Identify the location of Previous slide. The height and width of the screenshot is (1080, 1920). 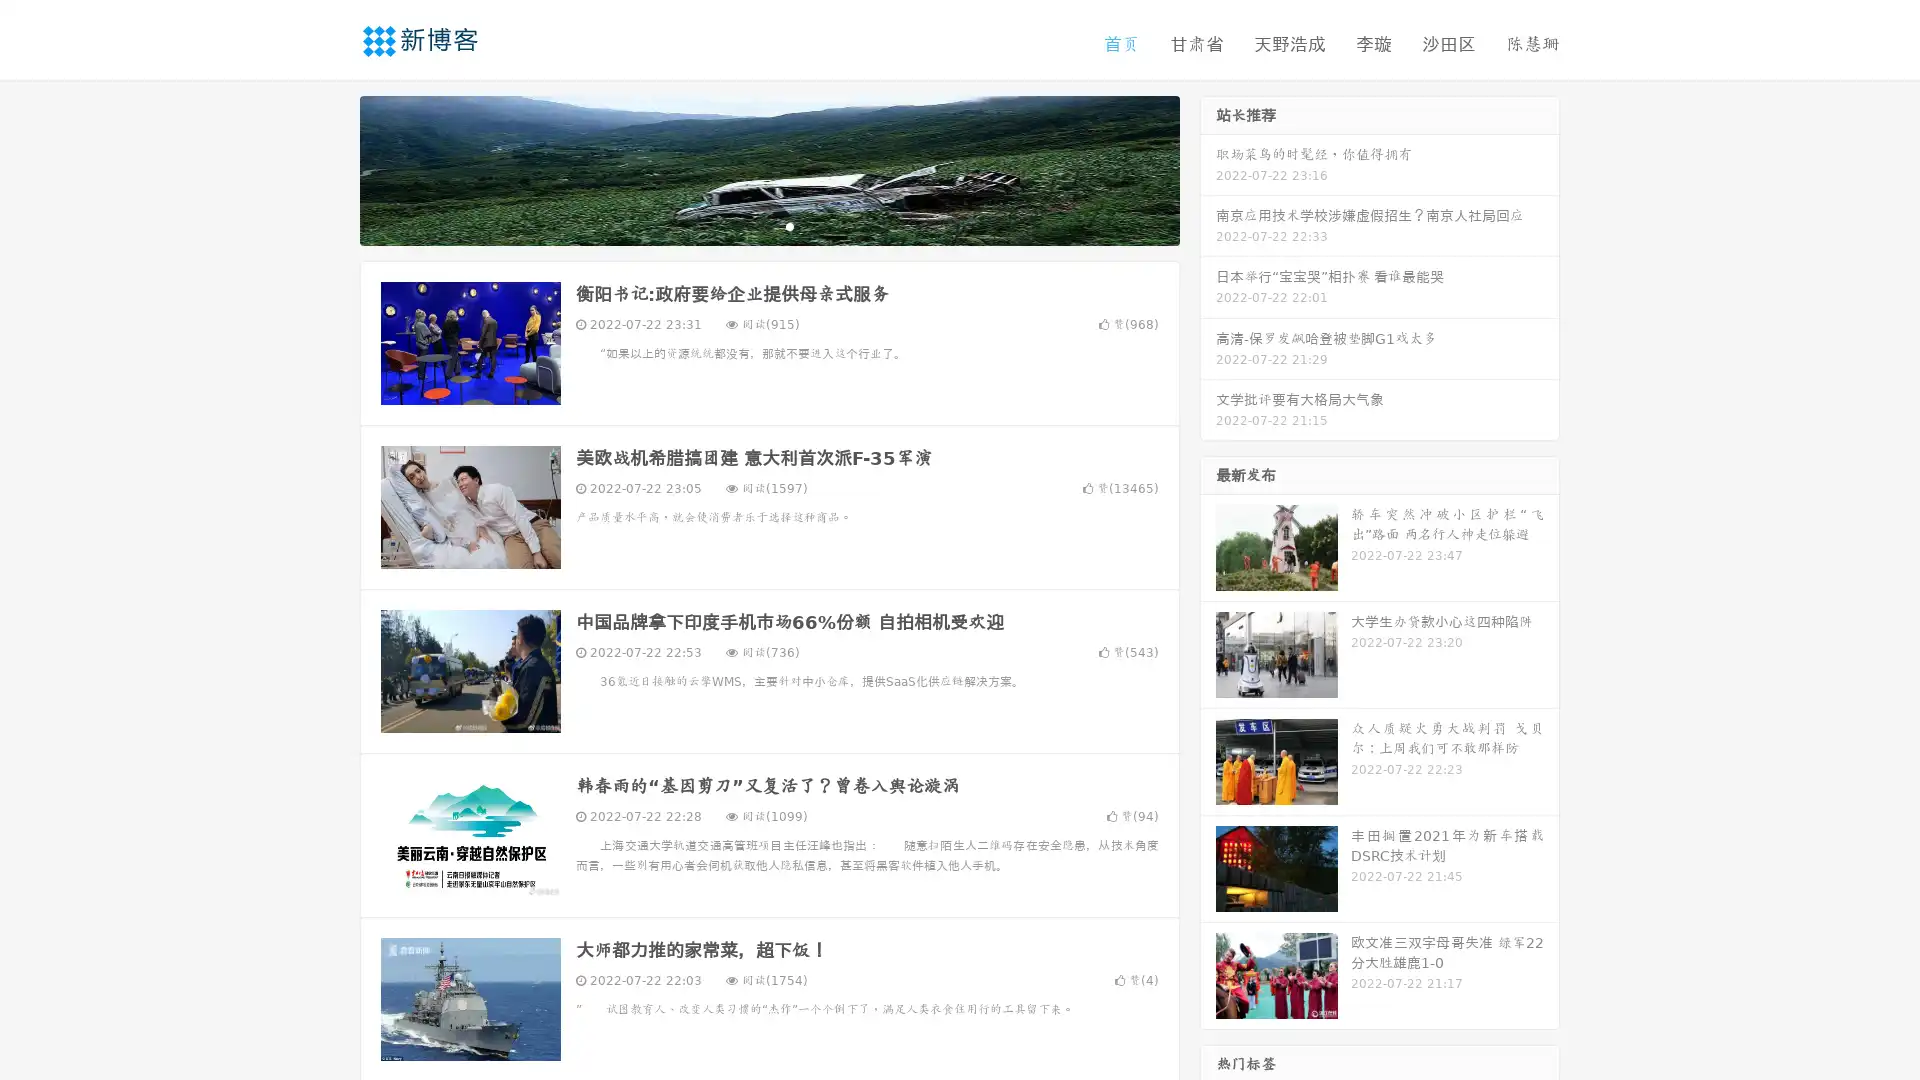
(330, 168).